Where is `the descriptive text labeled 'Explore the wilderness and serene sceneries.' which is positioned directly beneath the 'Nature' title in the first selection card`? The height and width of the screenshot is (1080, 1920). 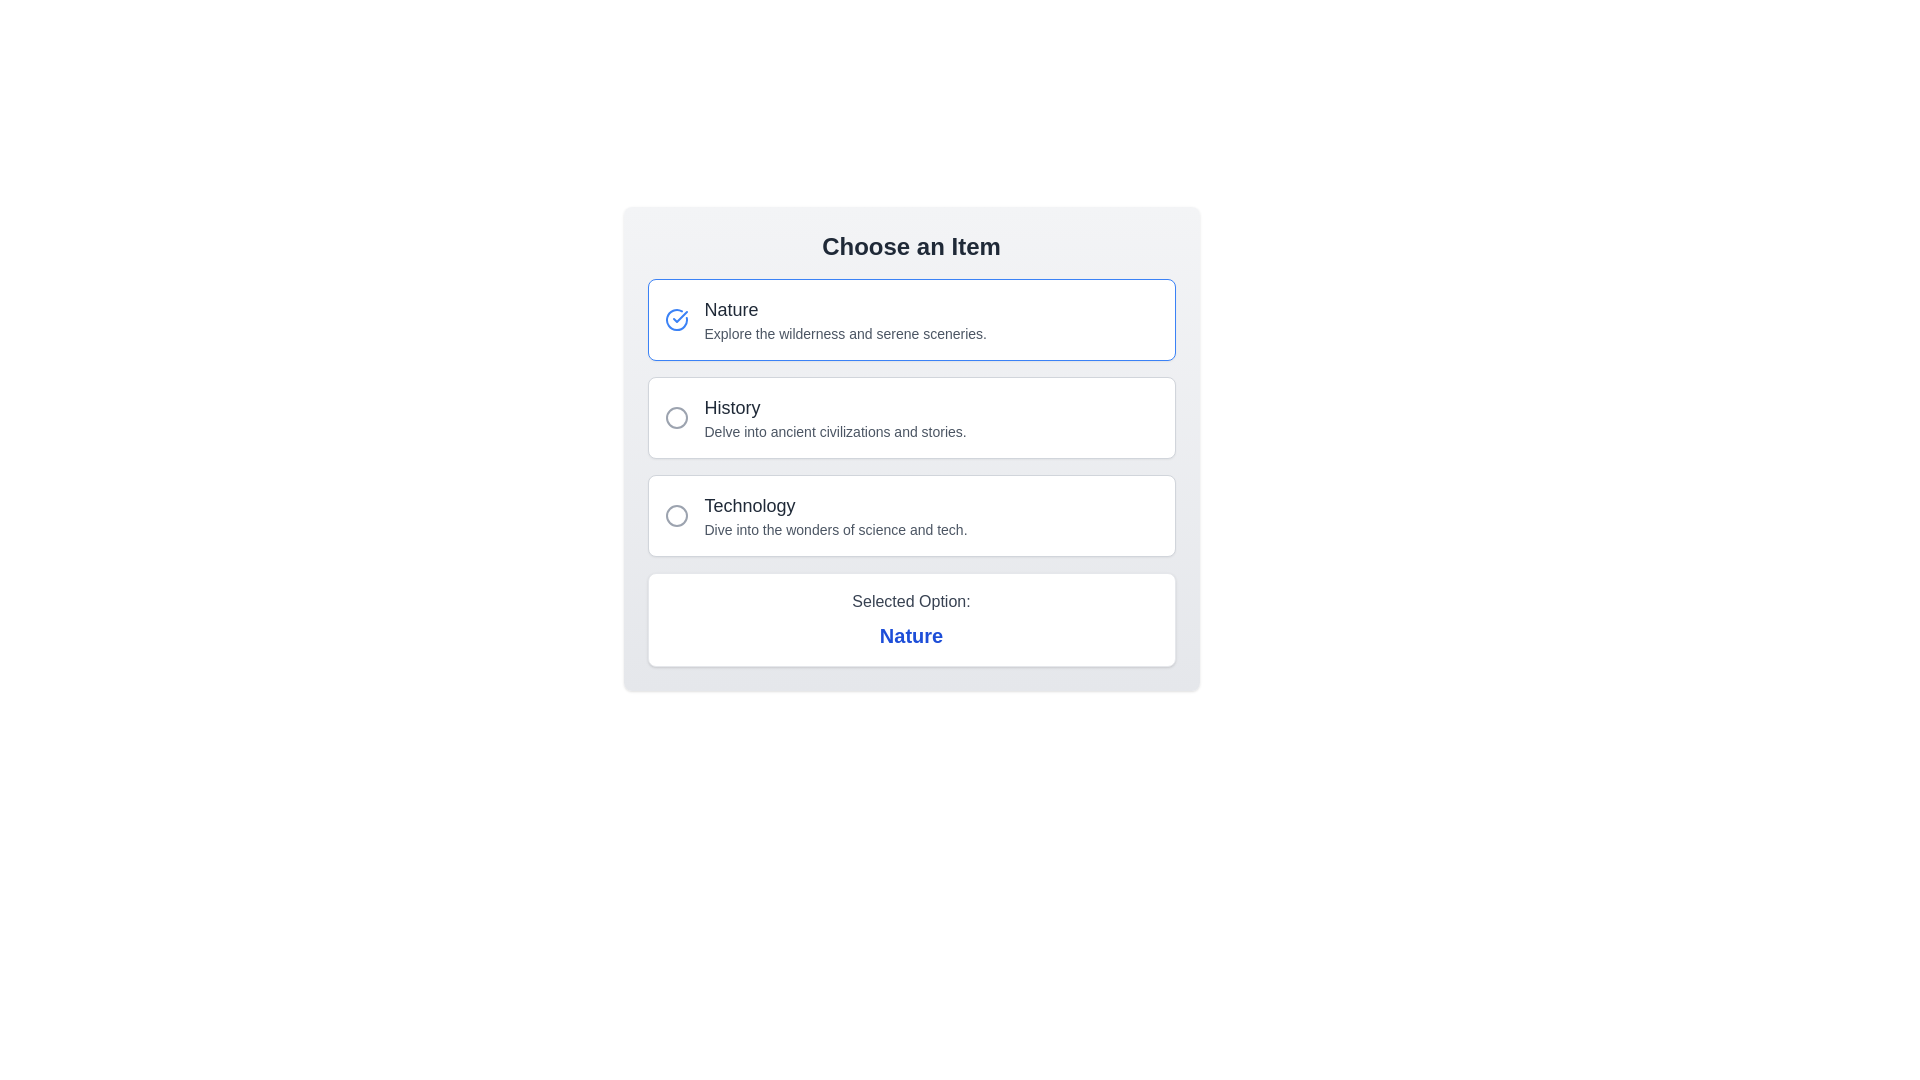
the descriptive text labeled 'Explore the wilderness and serene sceneries.' which is positioned directly beneath the 'Nature' title in the first selection card is located at coordinates (845, 333).